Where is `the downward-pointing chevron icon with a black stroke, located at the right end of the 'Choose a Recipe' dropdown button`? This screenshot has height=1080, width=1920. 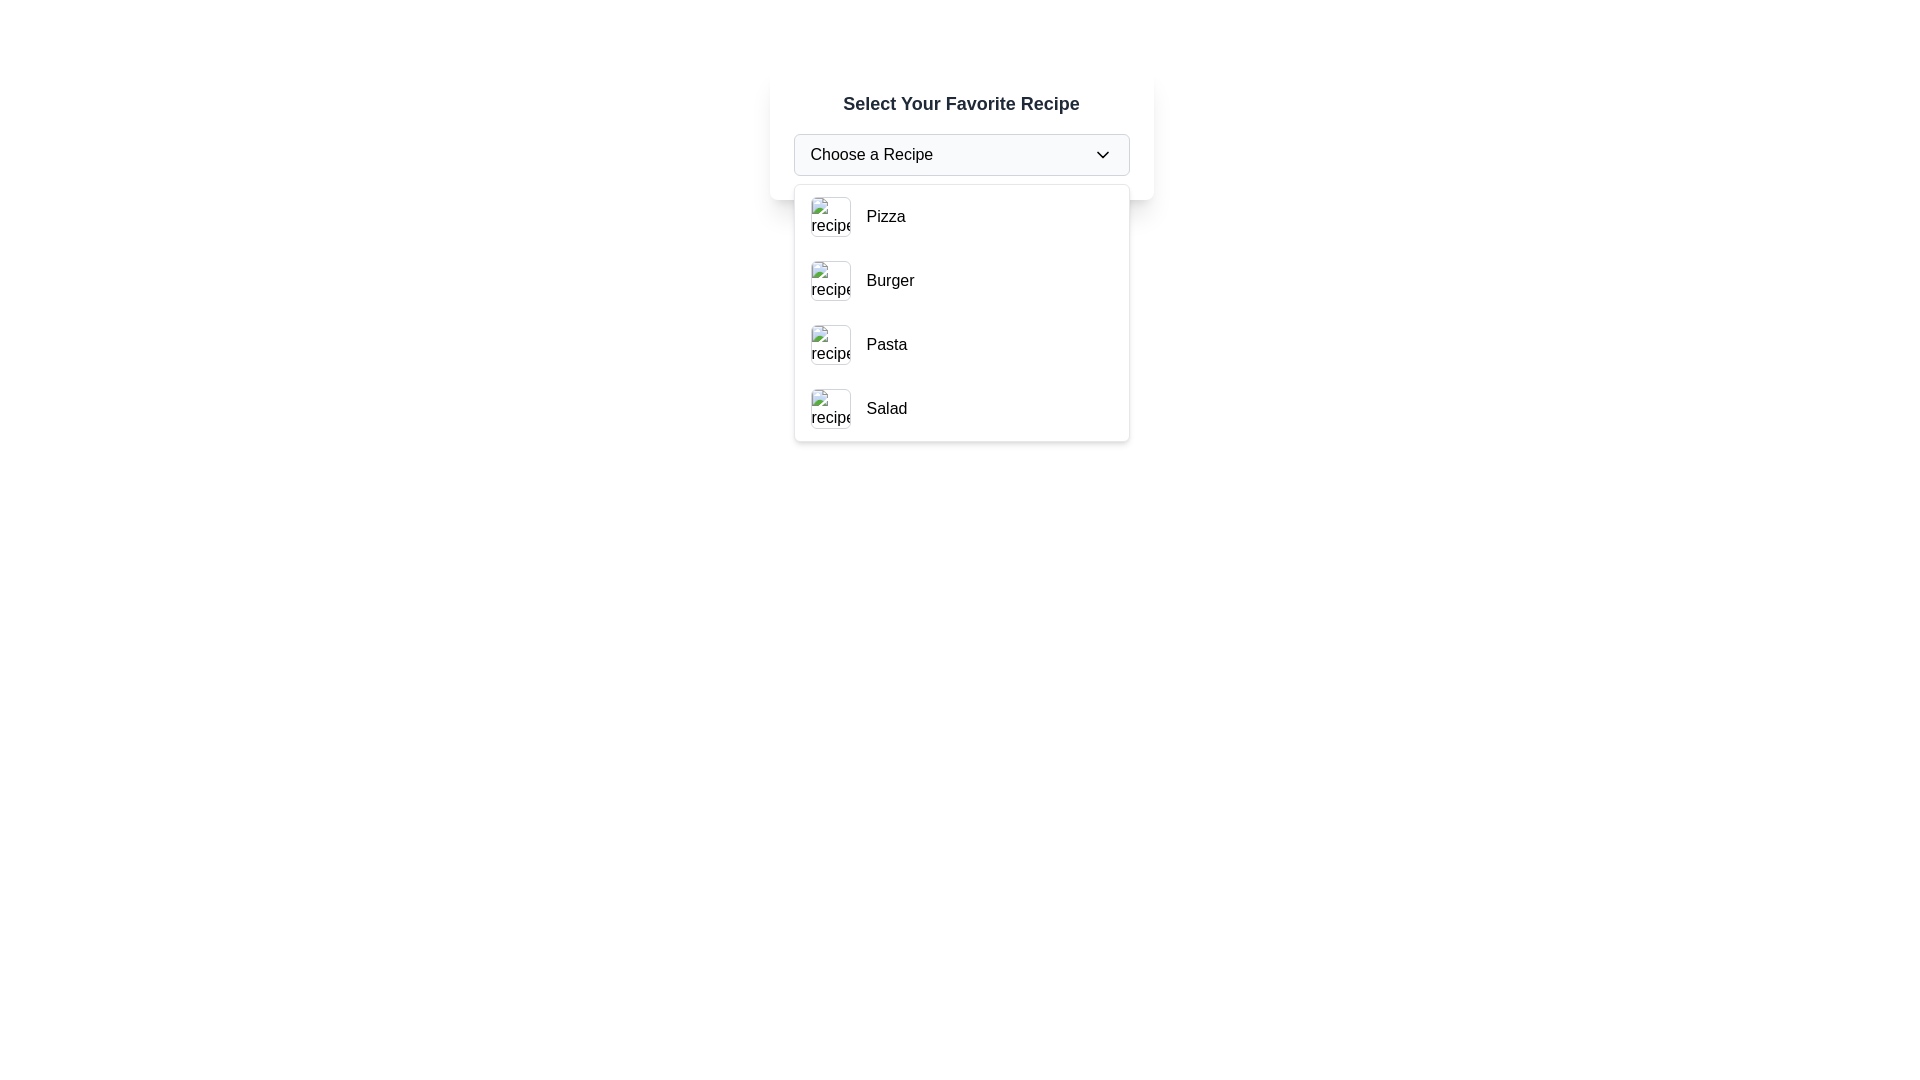
the downward-pointing chevron icon with a black stroke, located at the right end of the 'Choose a Recipe' dropdown button is located at coordinates (1101, 153).